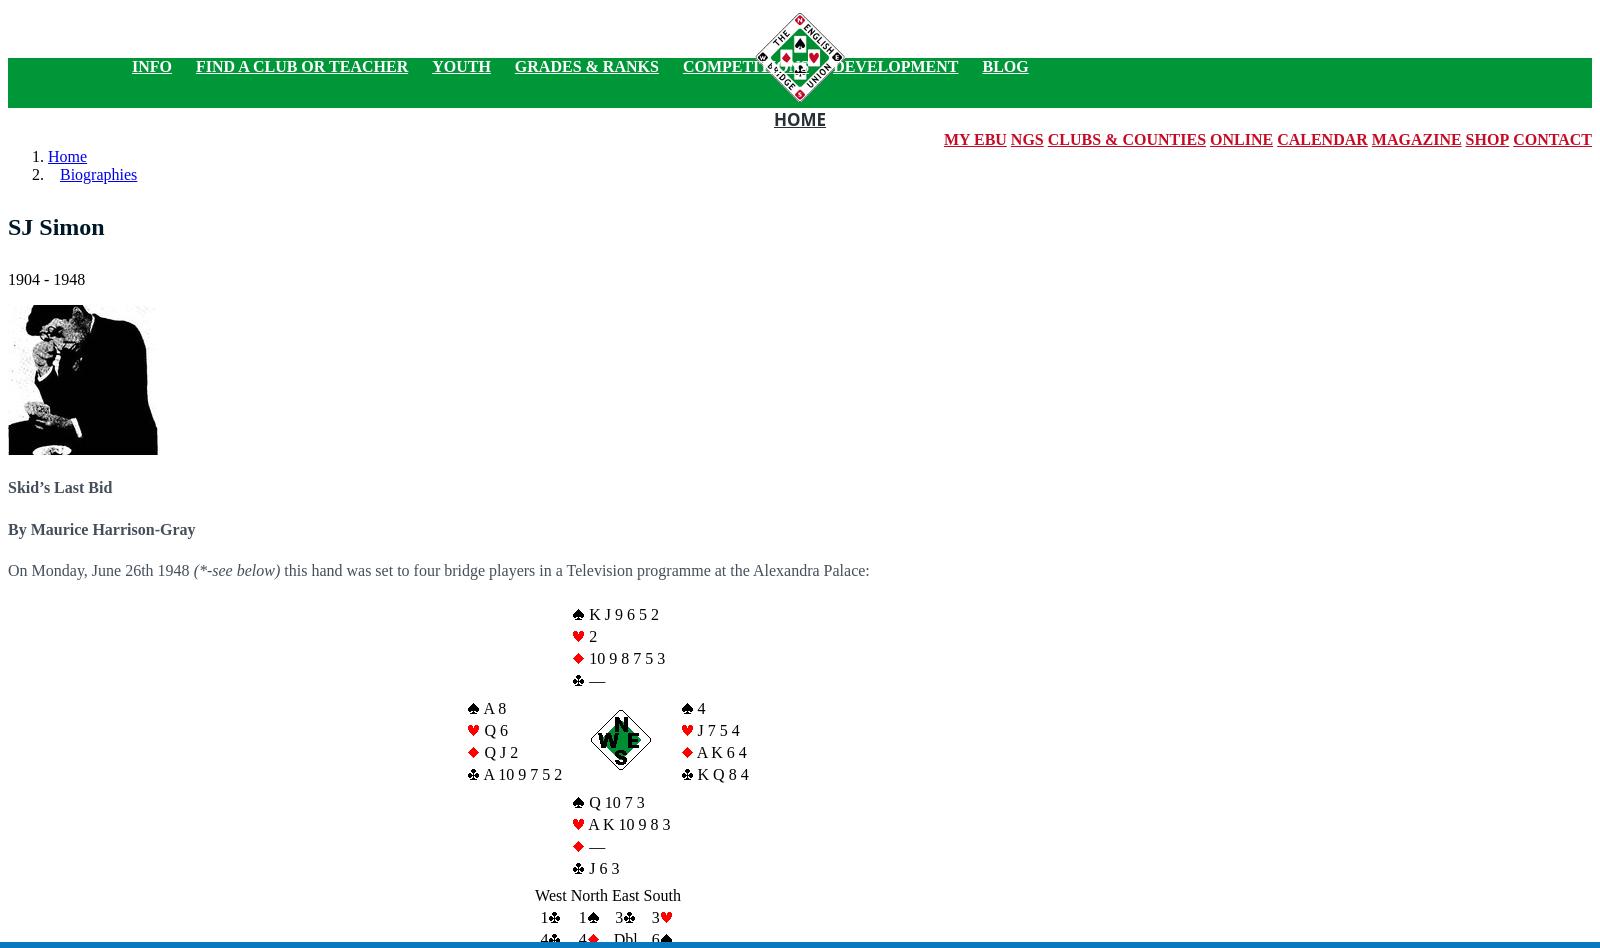  I want to click on '6', so click(655, 937).